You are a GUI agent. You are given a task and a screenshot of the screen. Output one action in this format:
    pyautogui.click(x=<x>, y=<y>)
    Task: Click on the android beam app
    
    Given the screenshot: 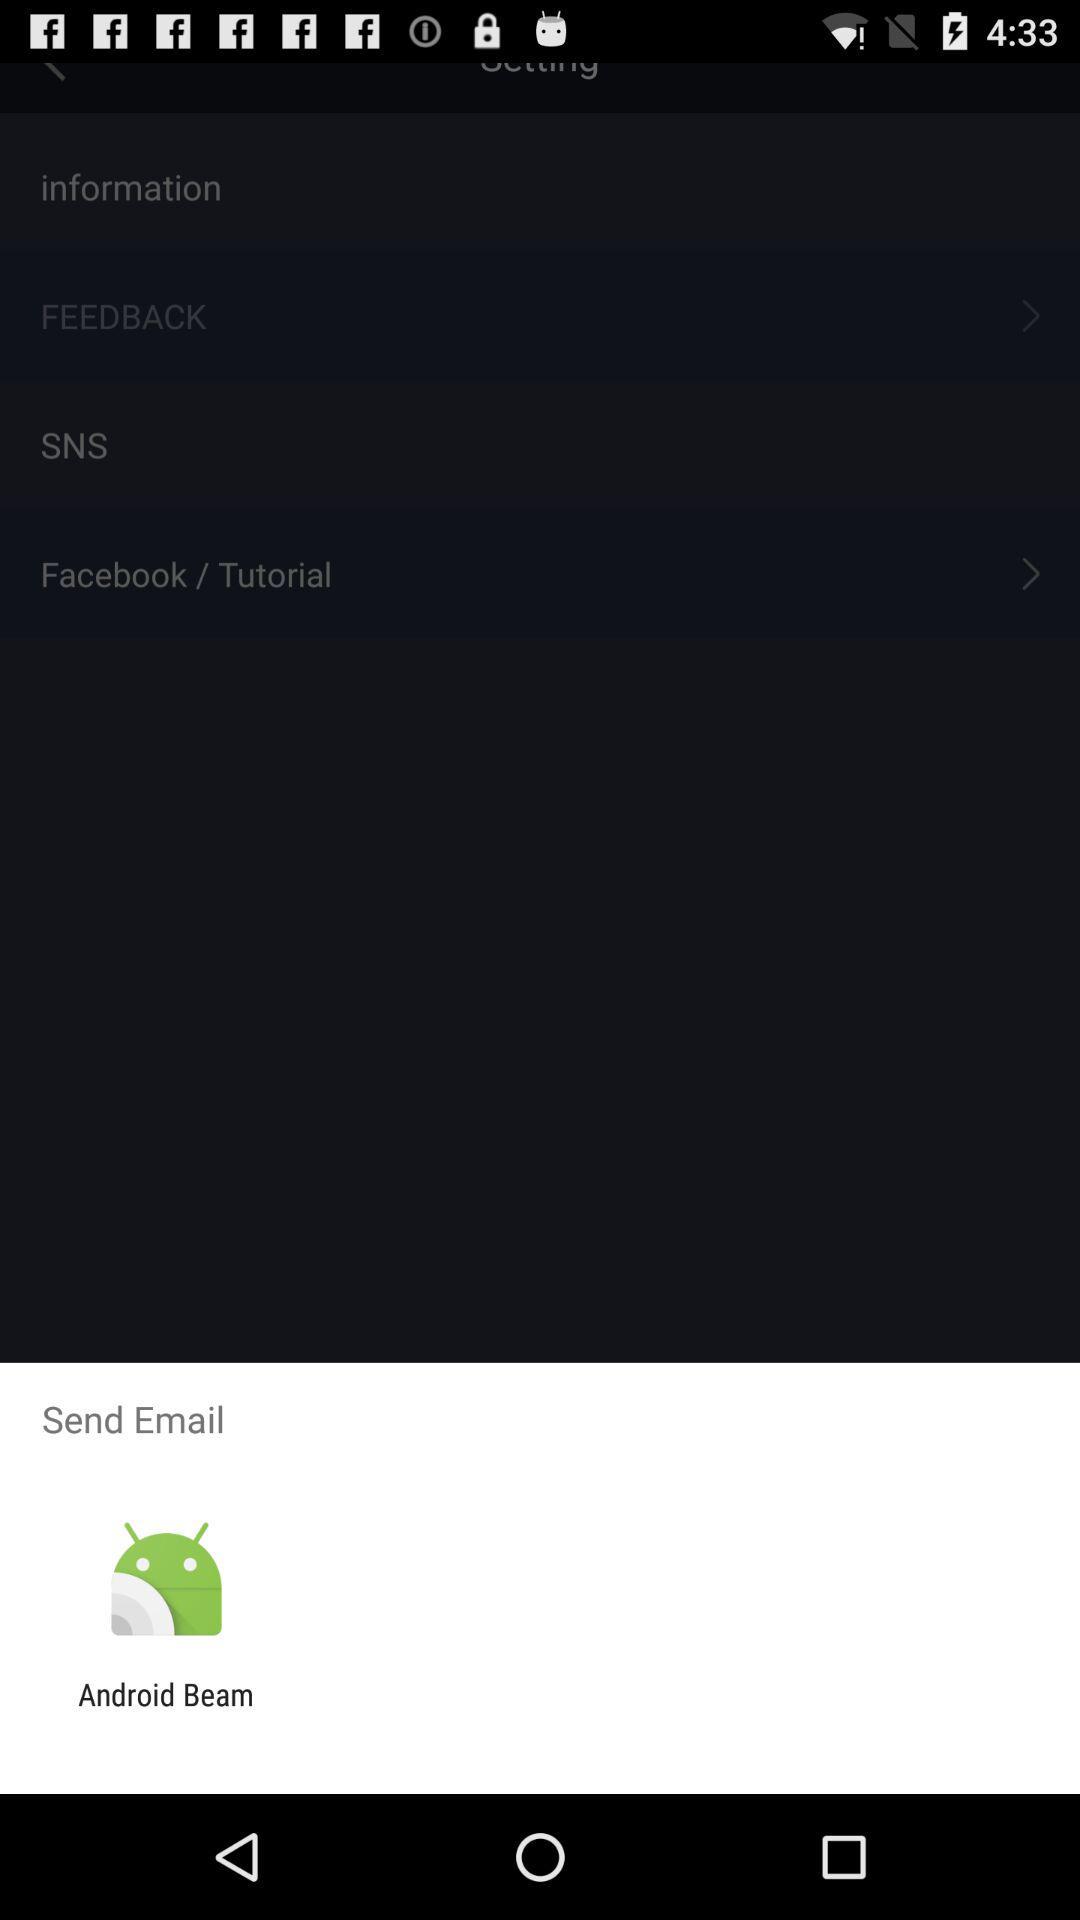 What is the action you would take?
    pyautogui.click(x=165, y=1711)
    